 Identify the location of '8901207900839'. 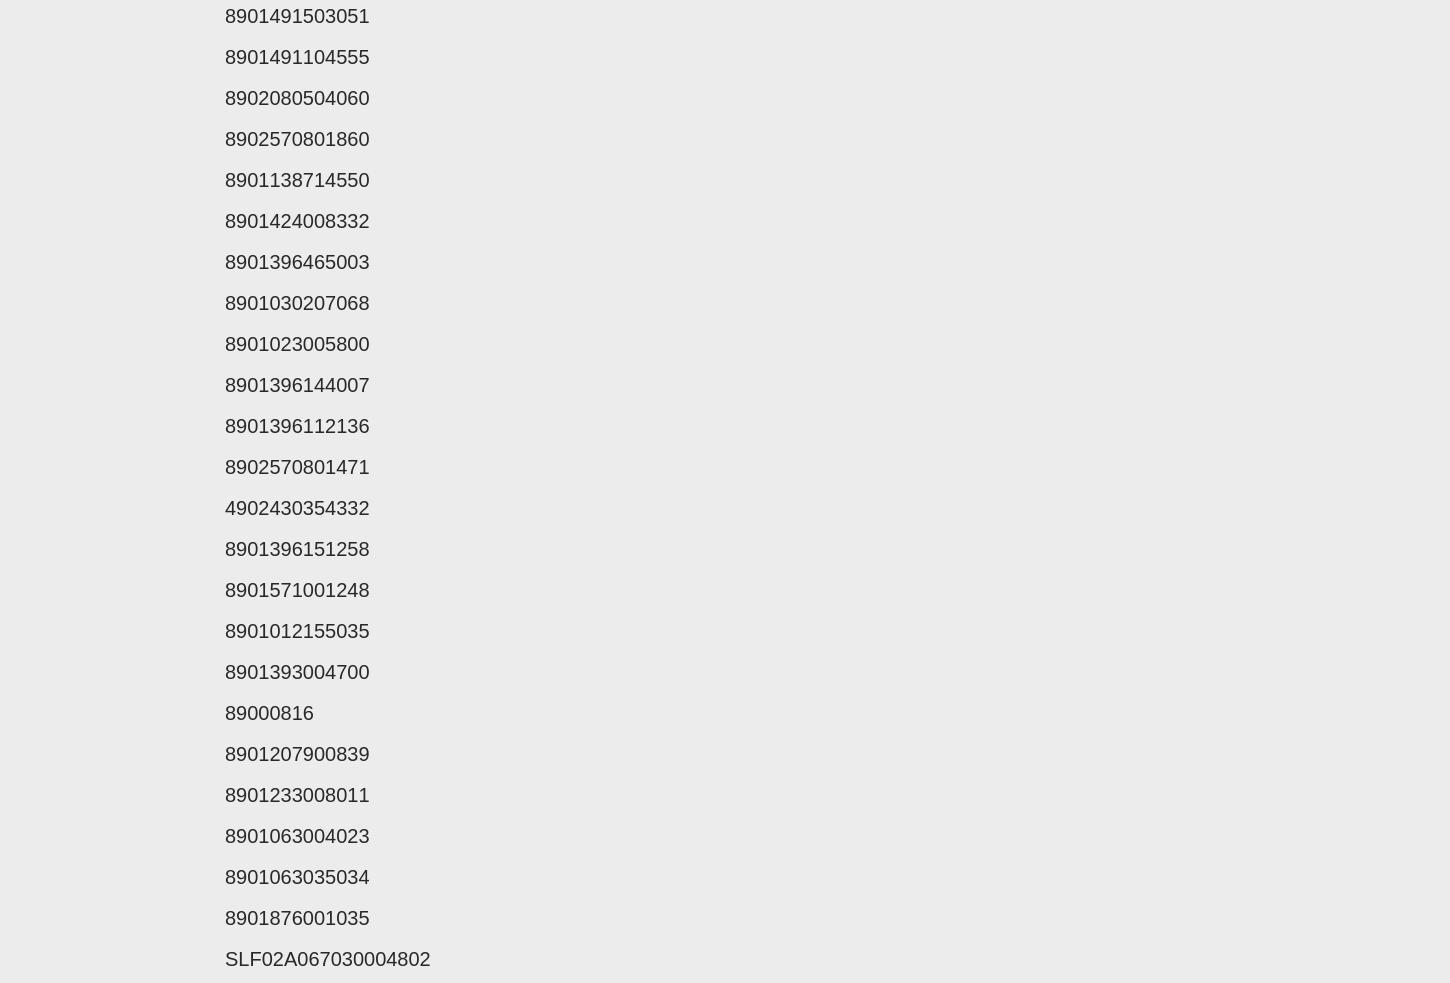
(296, 752).